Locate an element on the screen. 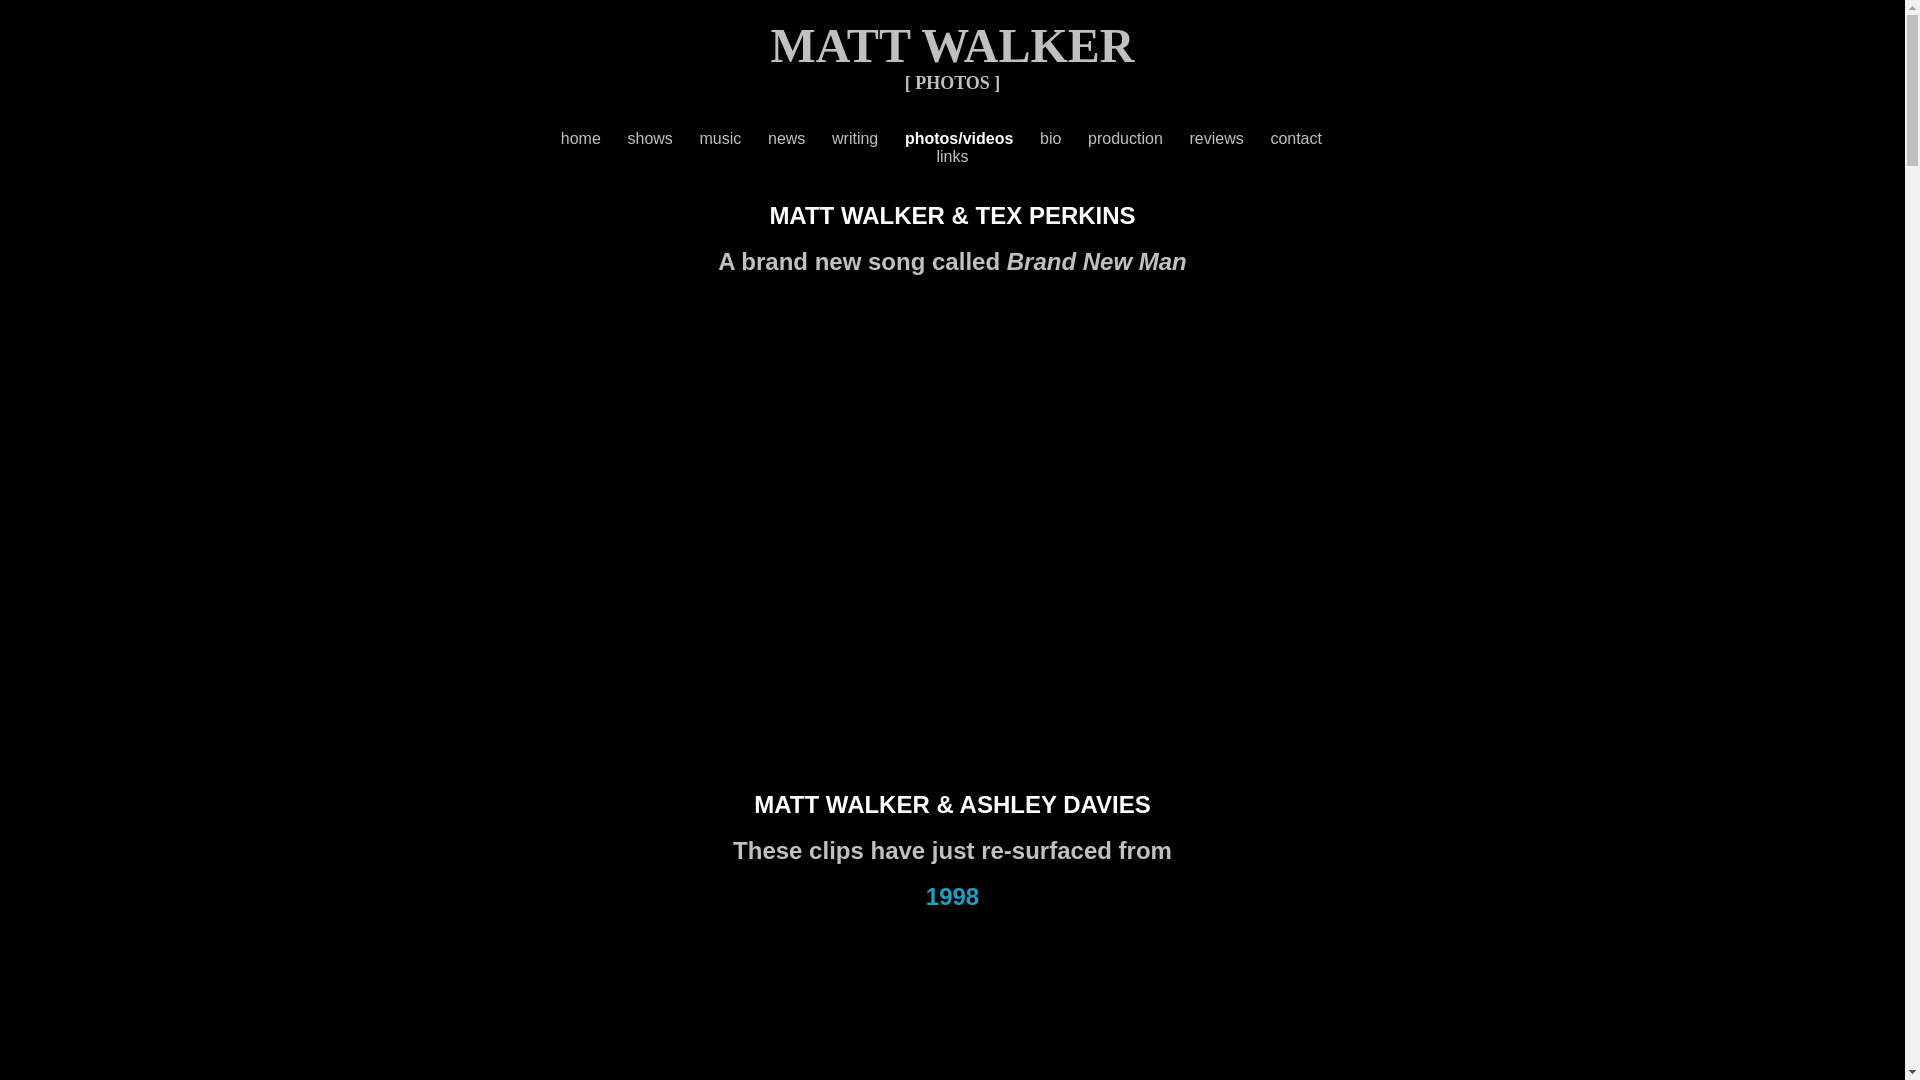  'home     ' is located at coordinates (593, 137).